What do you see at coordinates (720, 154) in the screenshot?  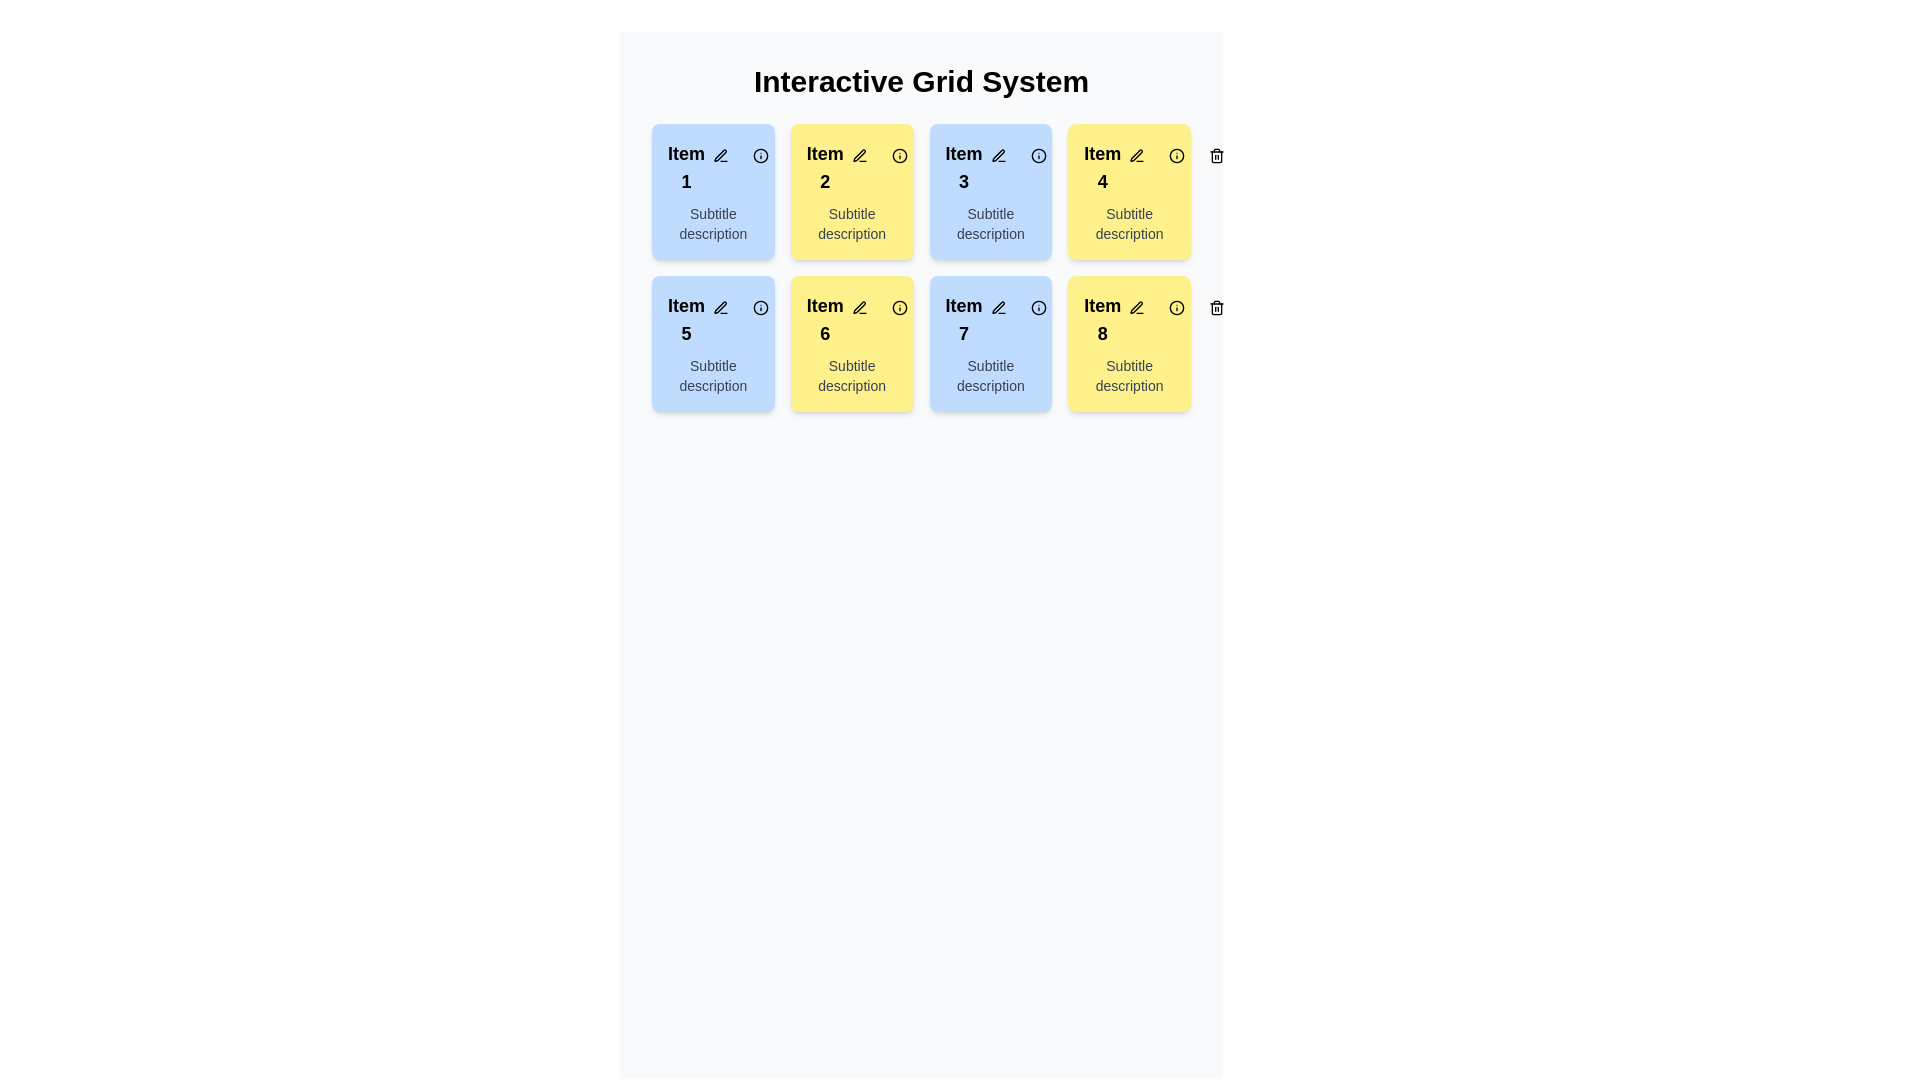 I see `the circular button with a pen icon in the top-right corner of the light blue card labeled 'Item 1', which is the first of three action buttons for this item` at bounding box center [720, 154].